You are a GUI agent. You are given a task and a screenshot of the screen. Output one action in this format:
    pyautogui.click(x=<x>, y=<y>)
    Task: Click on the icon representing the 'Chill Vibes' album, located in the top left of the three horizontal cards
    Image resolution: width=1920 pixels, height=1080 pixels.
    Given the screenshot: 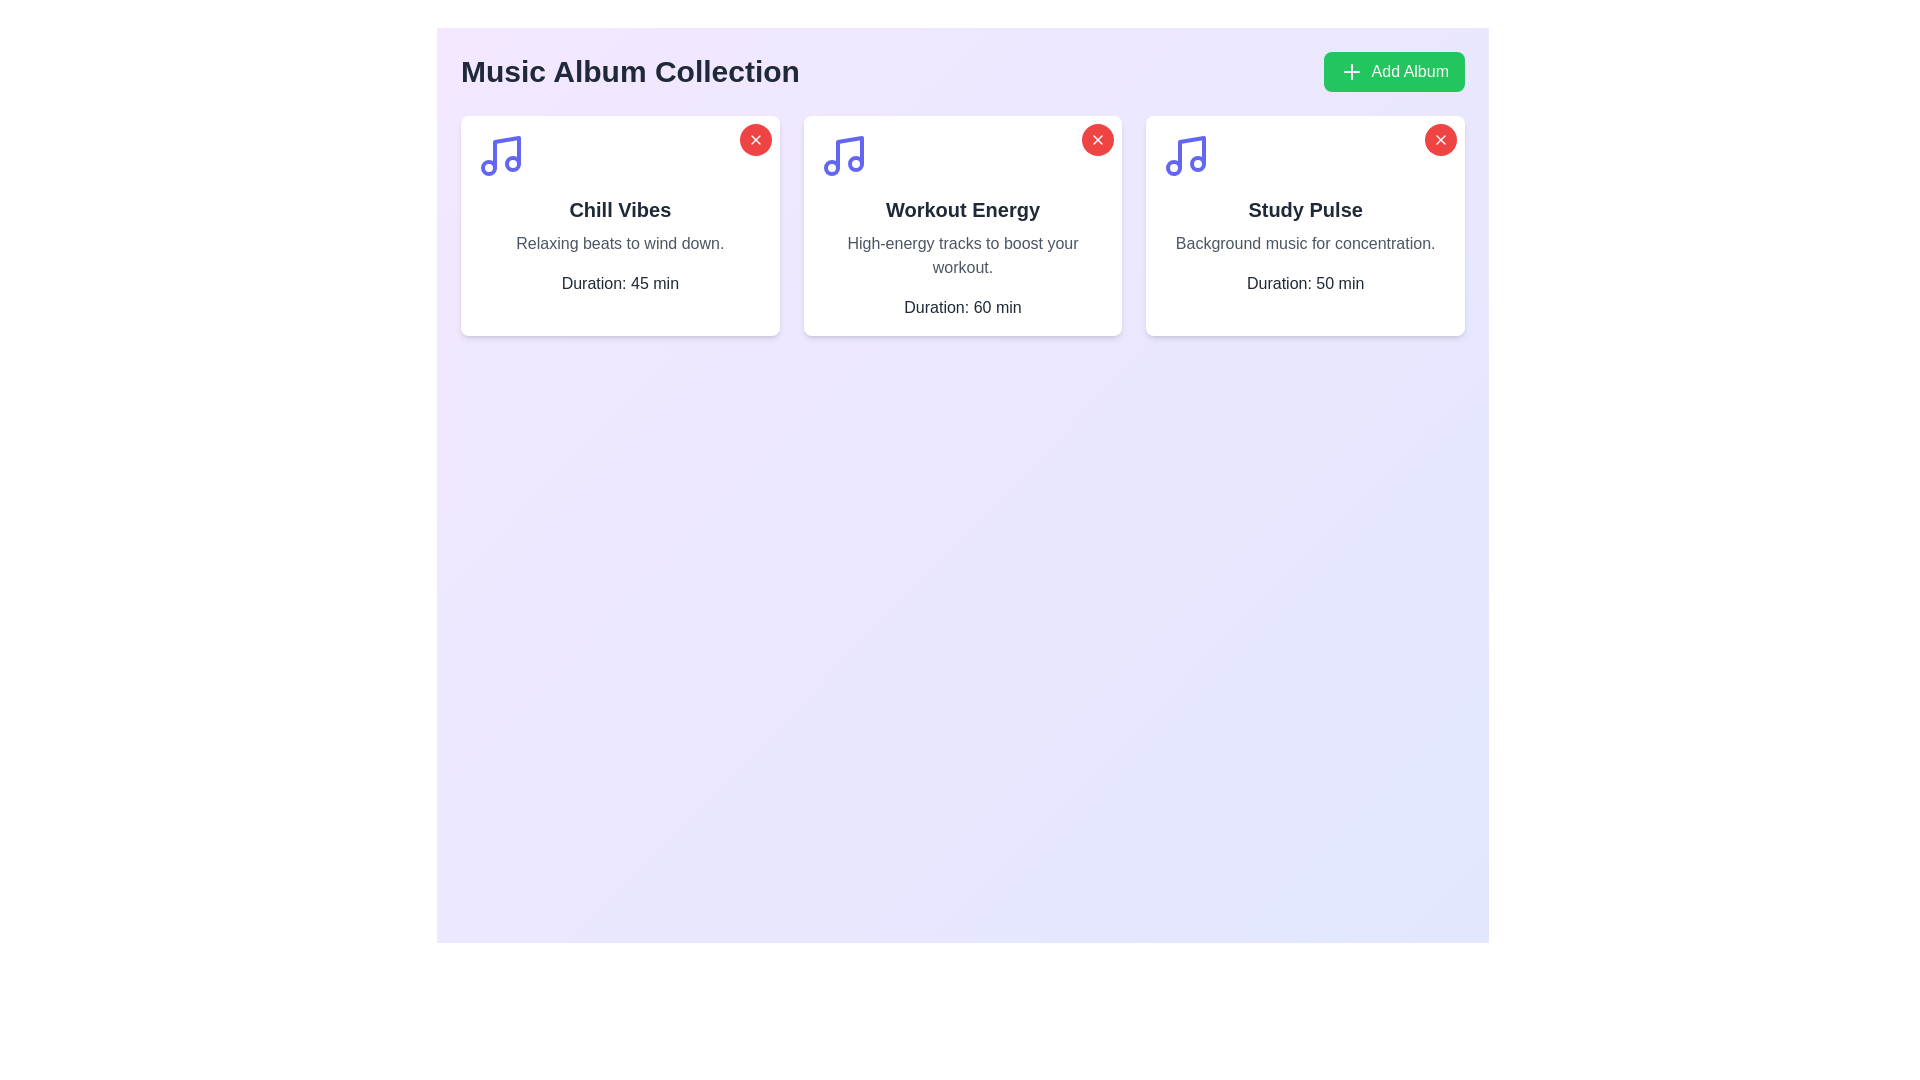 What is the action you would take?
    pyautogui.click(x=507, y=152)
    